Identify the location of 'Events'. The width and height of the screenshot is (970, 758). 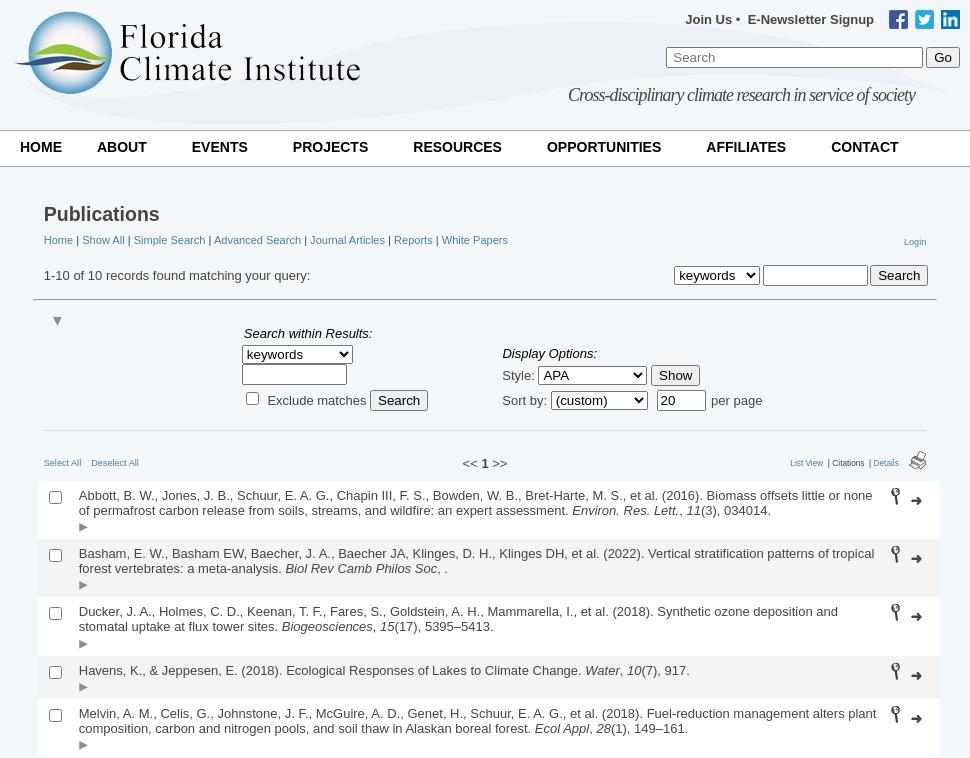
(219, 145).